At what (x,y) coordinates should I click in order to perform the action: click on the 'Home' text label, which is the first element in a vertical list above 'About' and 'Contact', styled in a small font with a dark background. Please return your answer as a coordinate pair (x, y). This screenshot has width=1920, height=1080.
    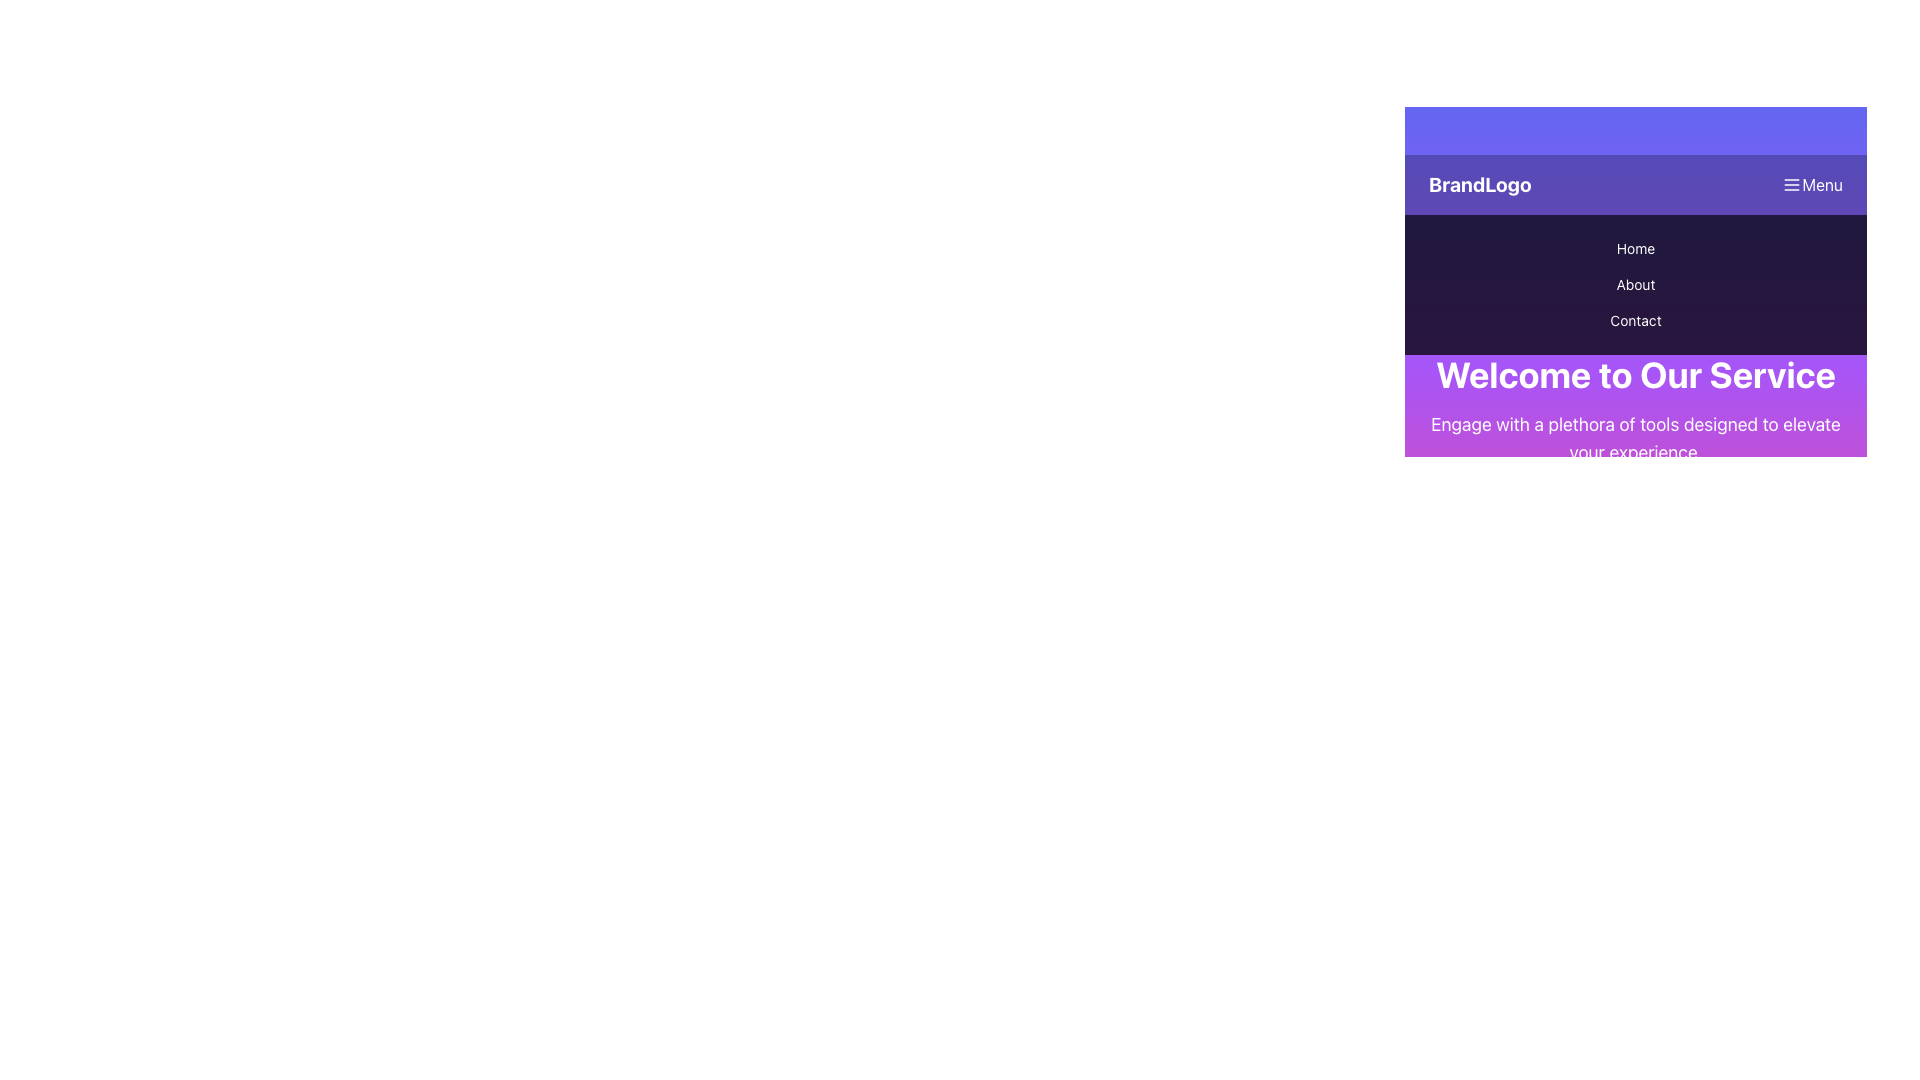
    Looking at the image, I should click on (1636, 248).